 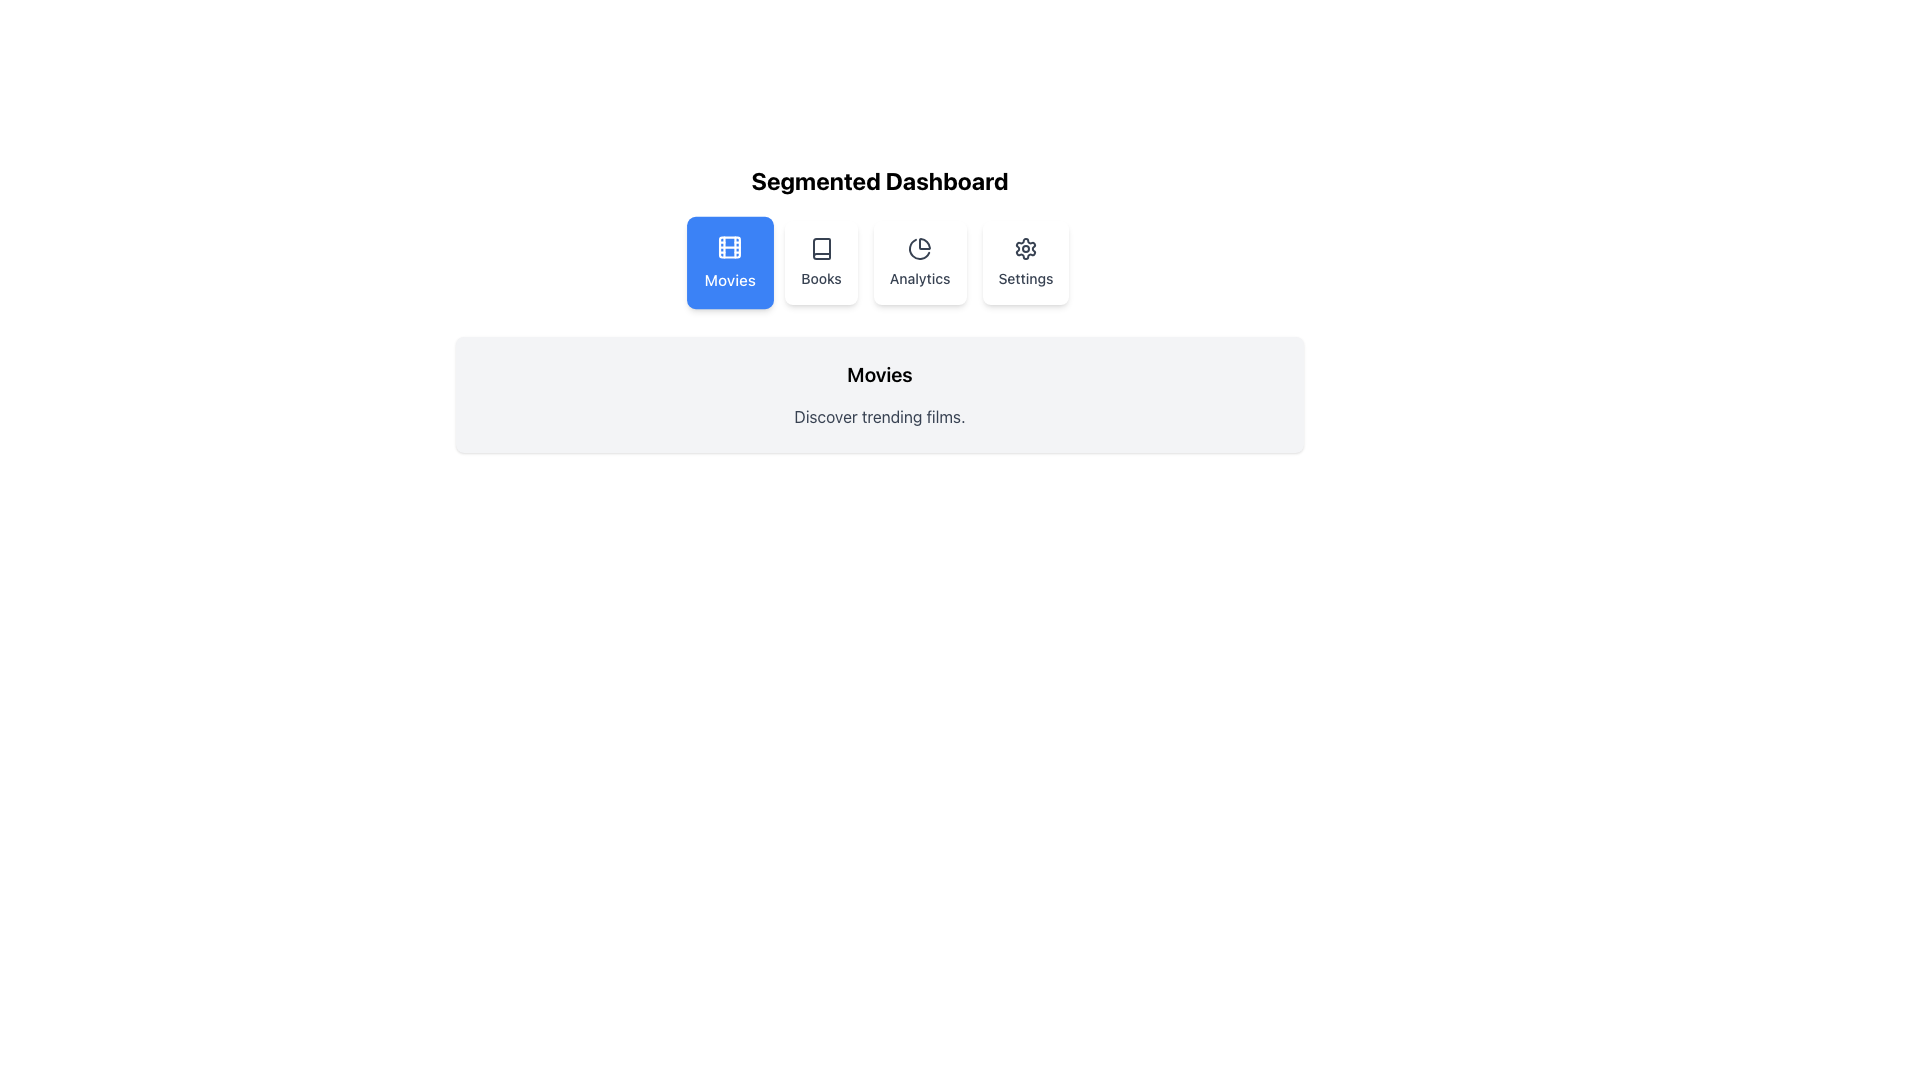 I want to click on the 'Books' interactive card located between the 'Movies' and 'Analytics' cards, so click(x=821, y=261).